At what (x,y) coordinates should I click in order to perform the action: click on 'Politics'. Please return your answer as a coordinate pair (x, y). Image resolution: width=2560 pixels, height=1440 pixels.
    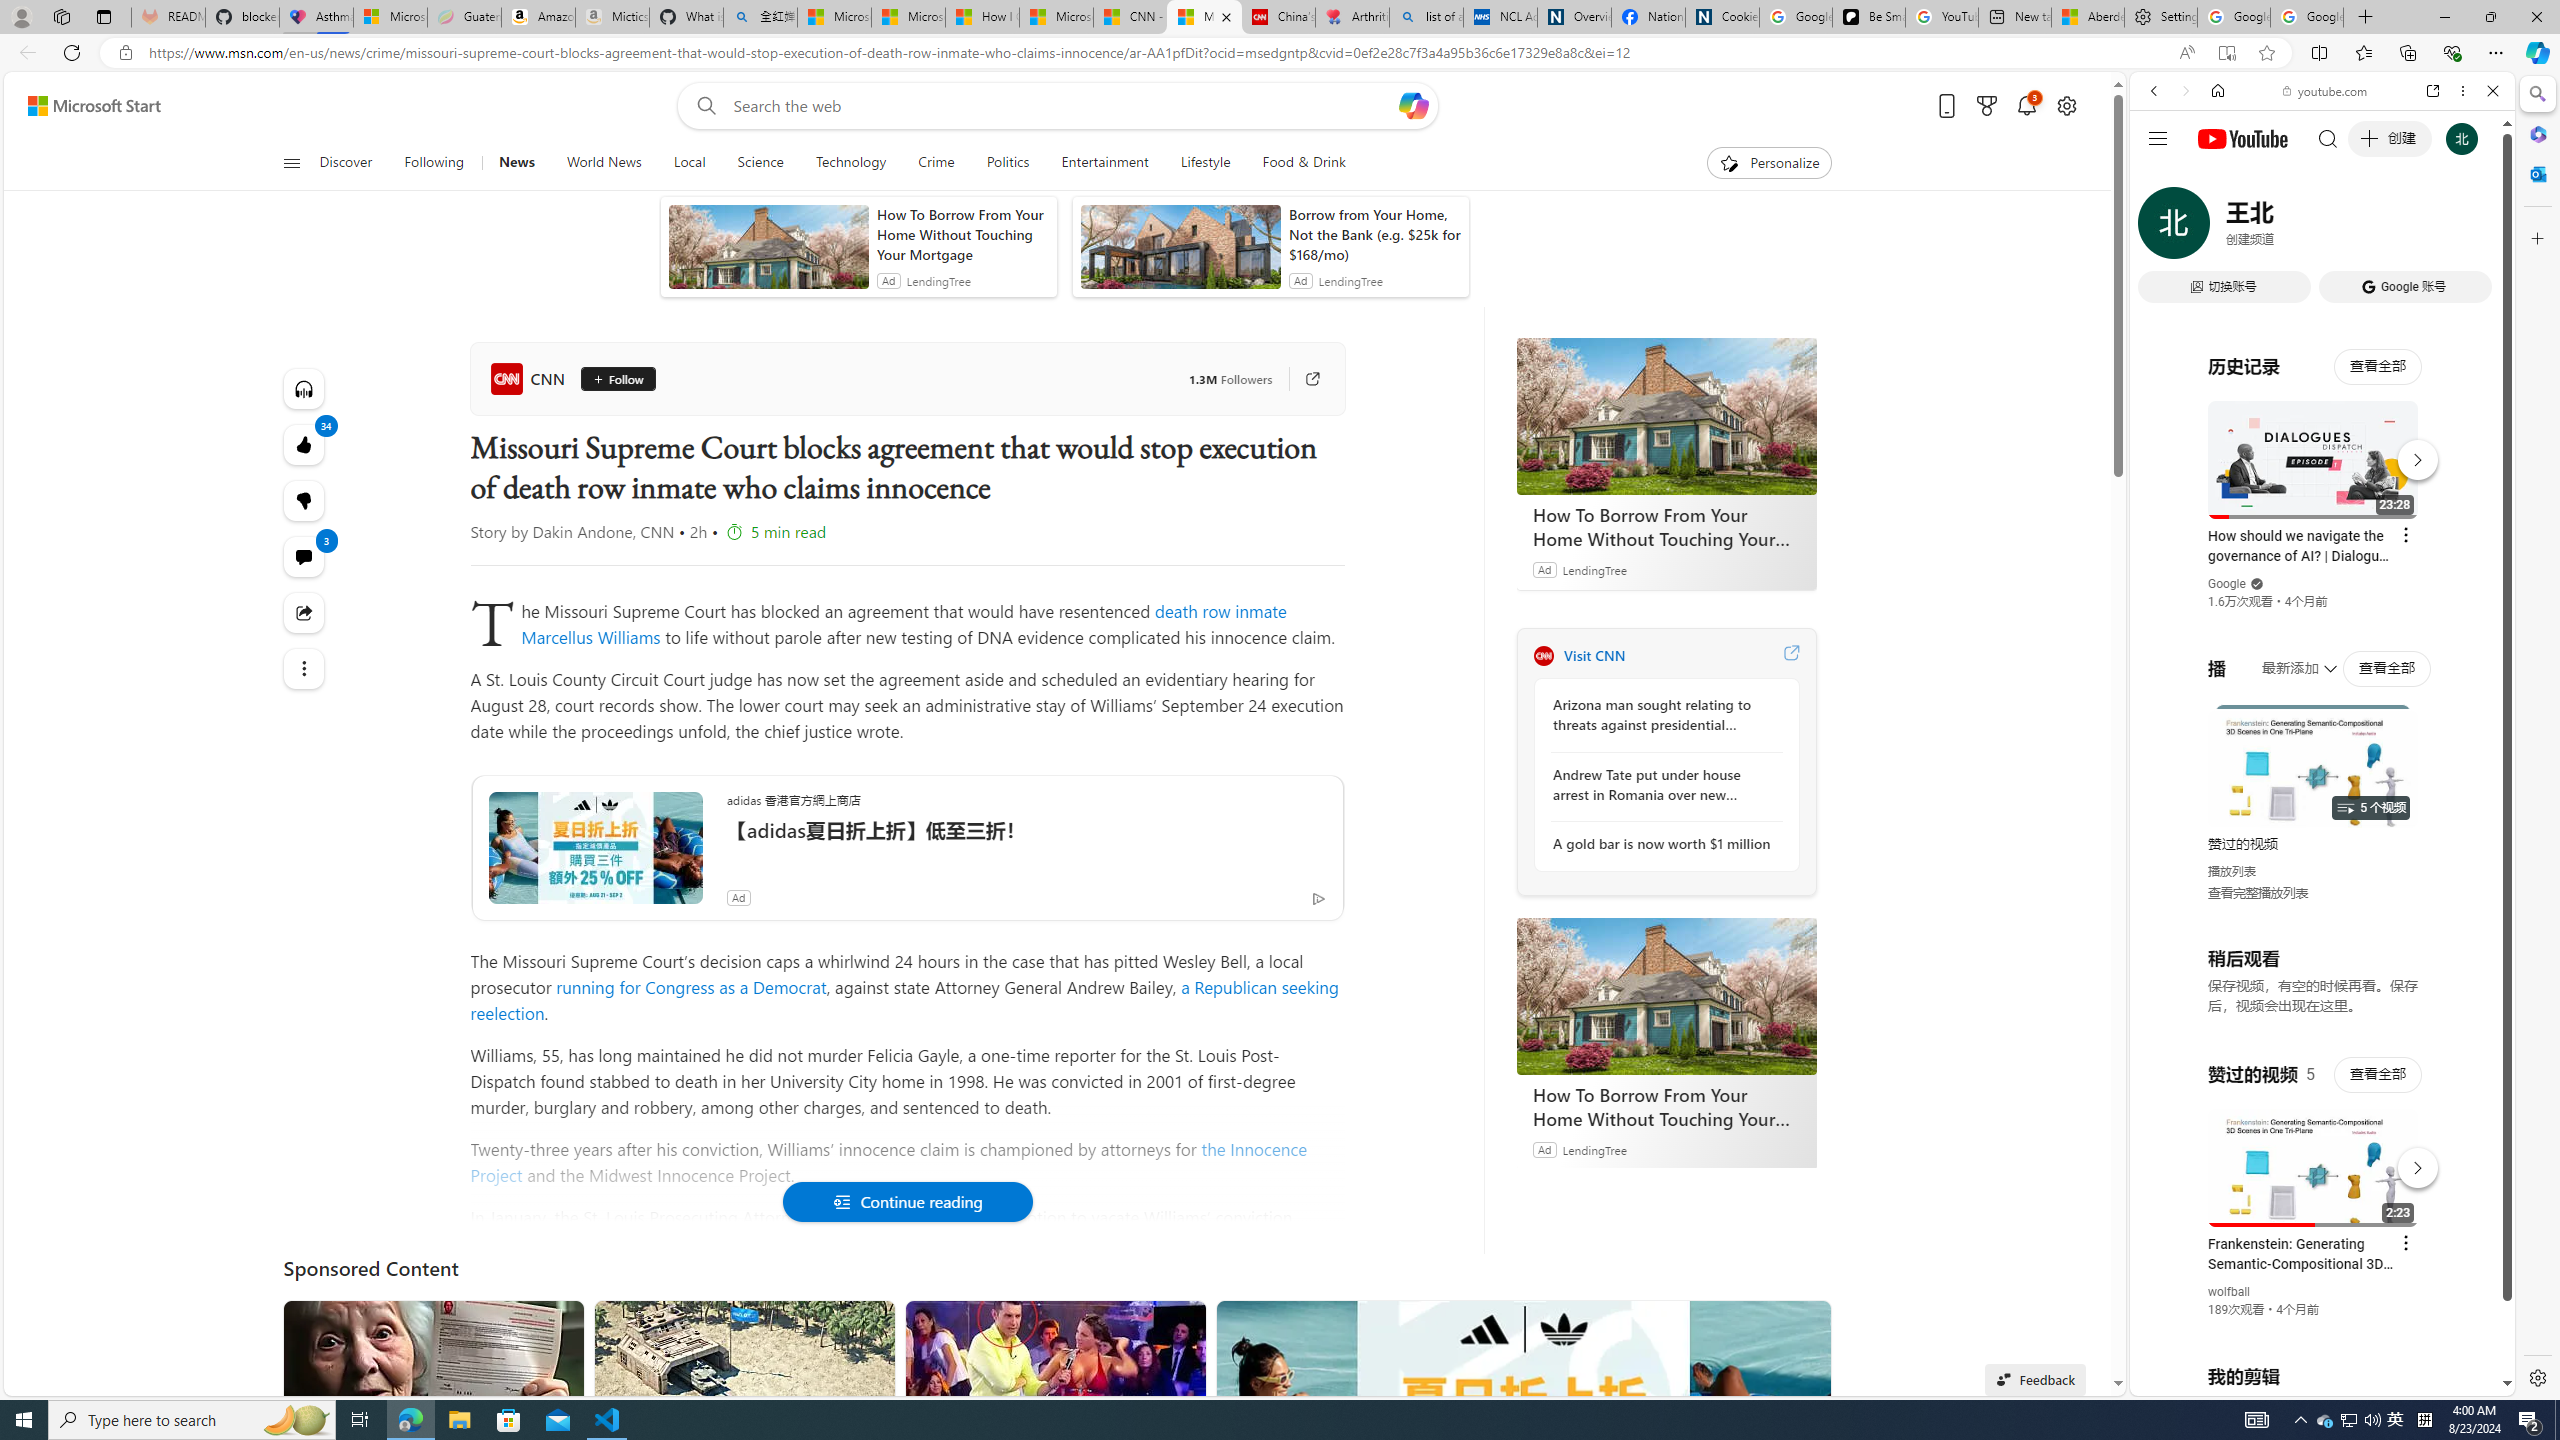
    Looking at the image, I should click on (1007, 162).